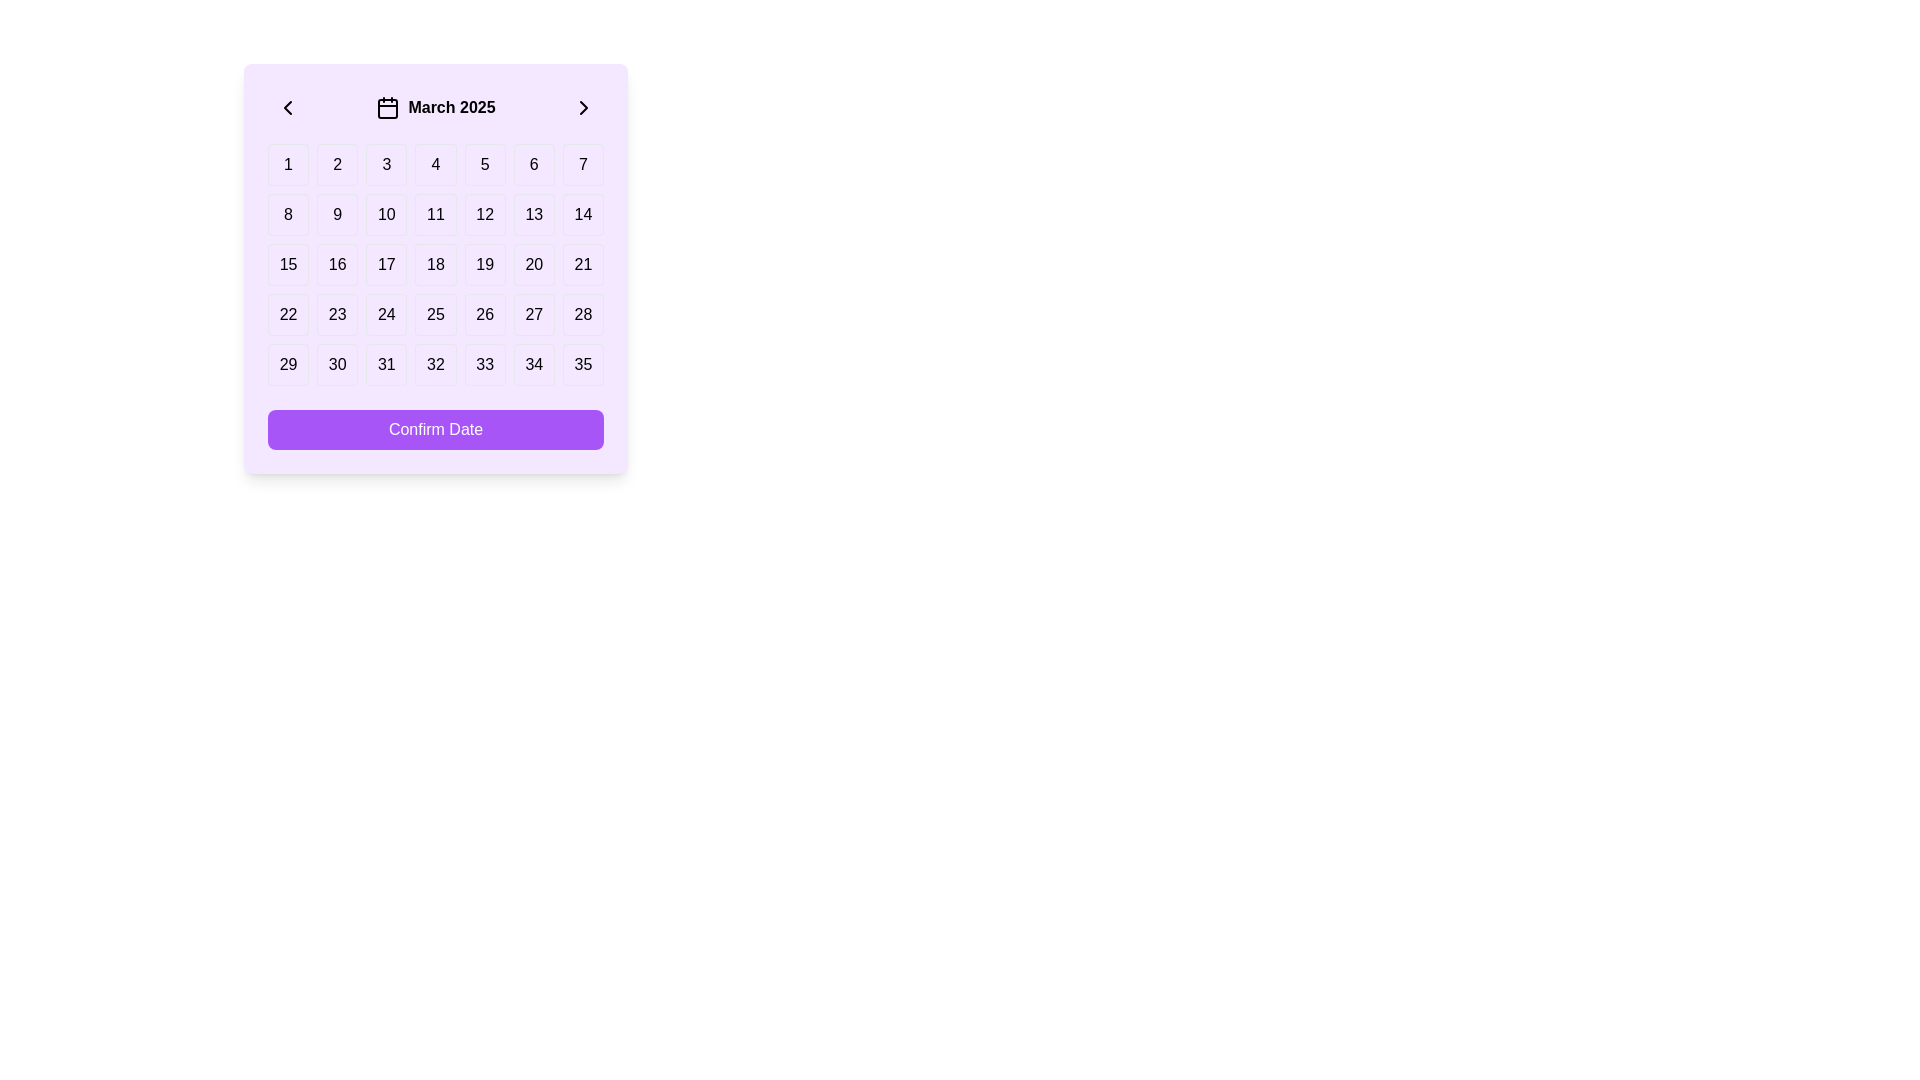 The height and width of the screenshot is (1080, 1920). Describe the element at coordinates (388, 108) in the screenshot. I see `the center of the calendar icon located in the header section of the date picker panel, which is positioned immediately before the text 'March 2025'` at that location.